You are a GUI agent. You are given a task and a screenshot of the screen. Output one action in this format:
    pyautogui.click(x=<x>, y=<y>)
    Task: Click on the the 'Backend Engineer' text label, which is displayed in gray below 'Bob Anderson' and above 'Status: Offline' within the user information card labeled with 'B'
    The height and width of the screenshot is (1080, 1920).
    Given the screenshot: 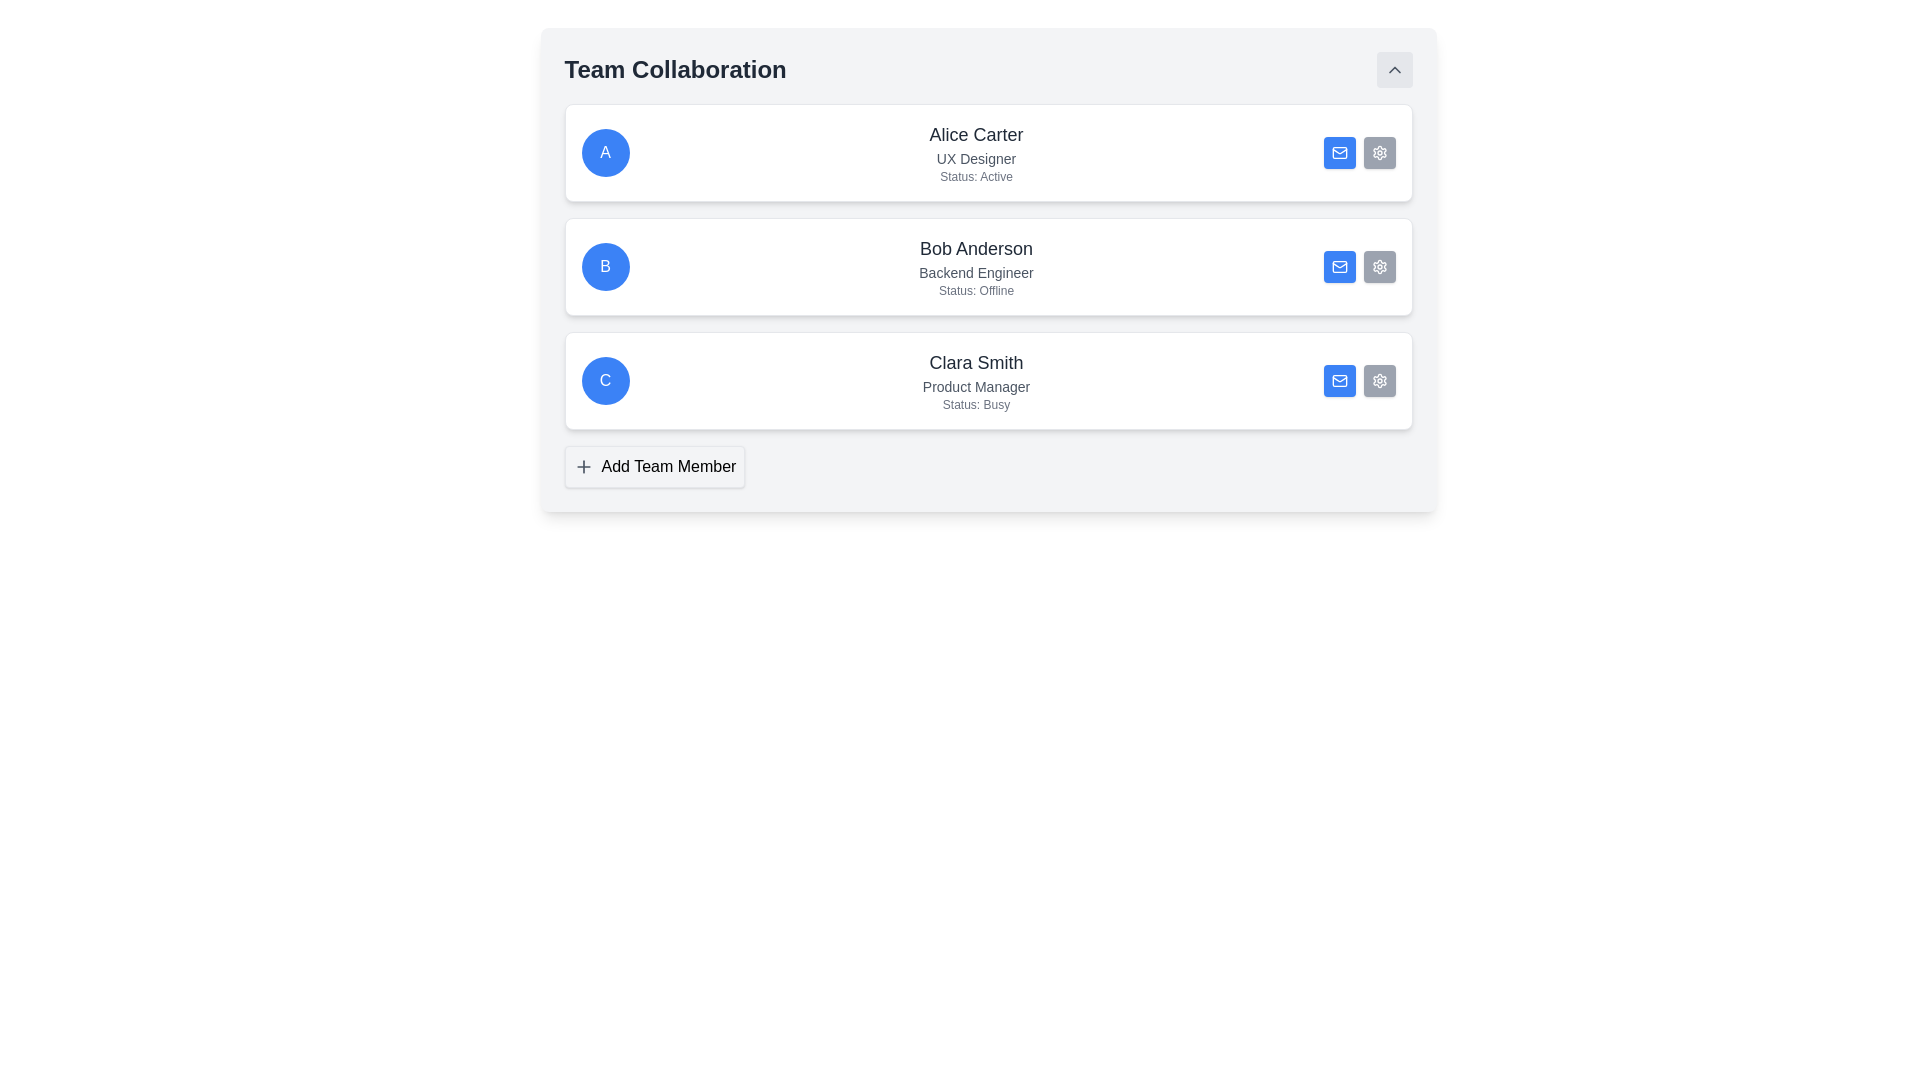 What is the action you would take?
    pyautogui.click(x=976, y=273)
    